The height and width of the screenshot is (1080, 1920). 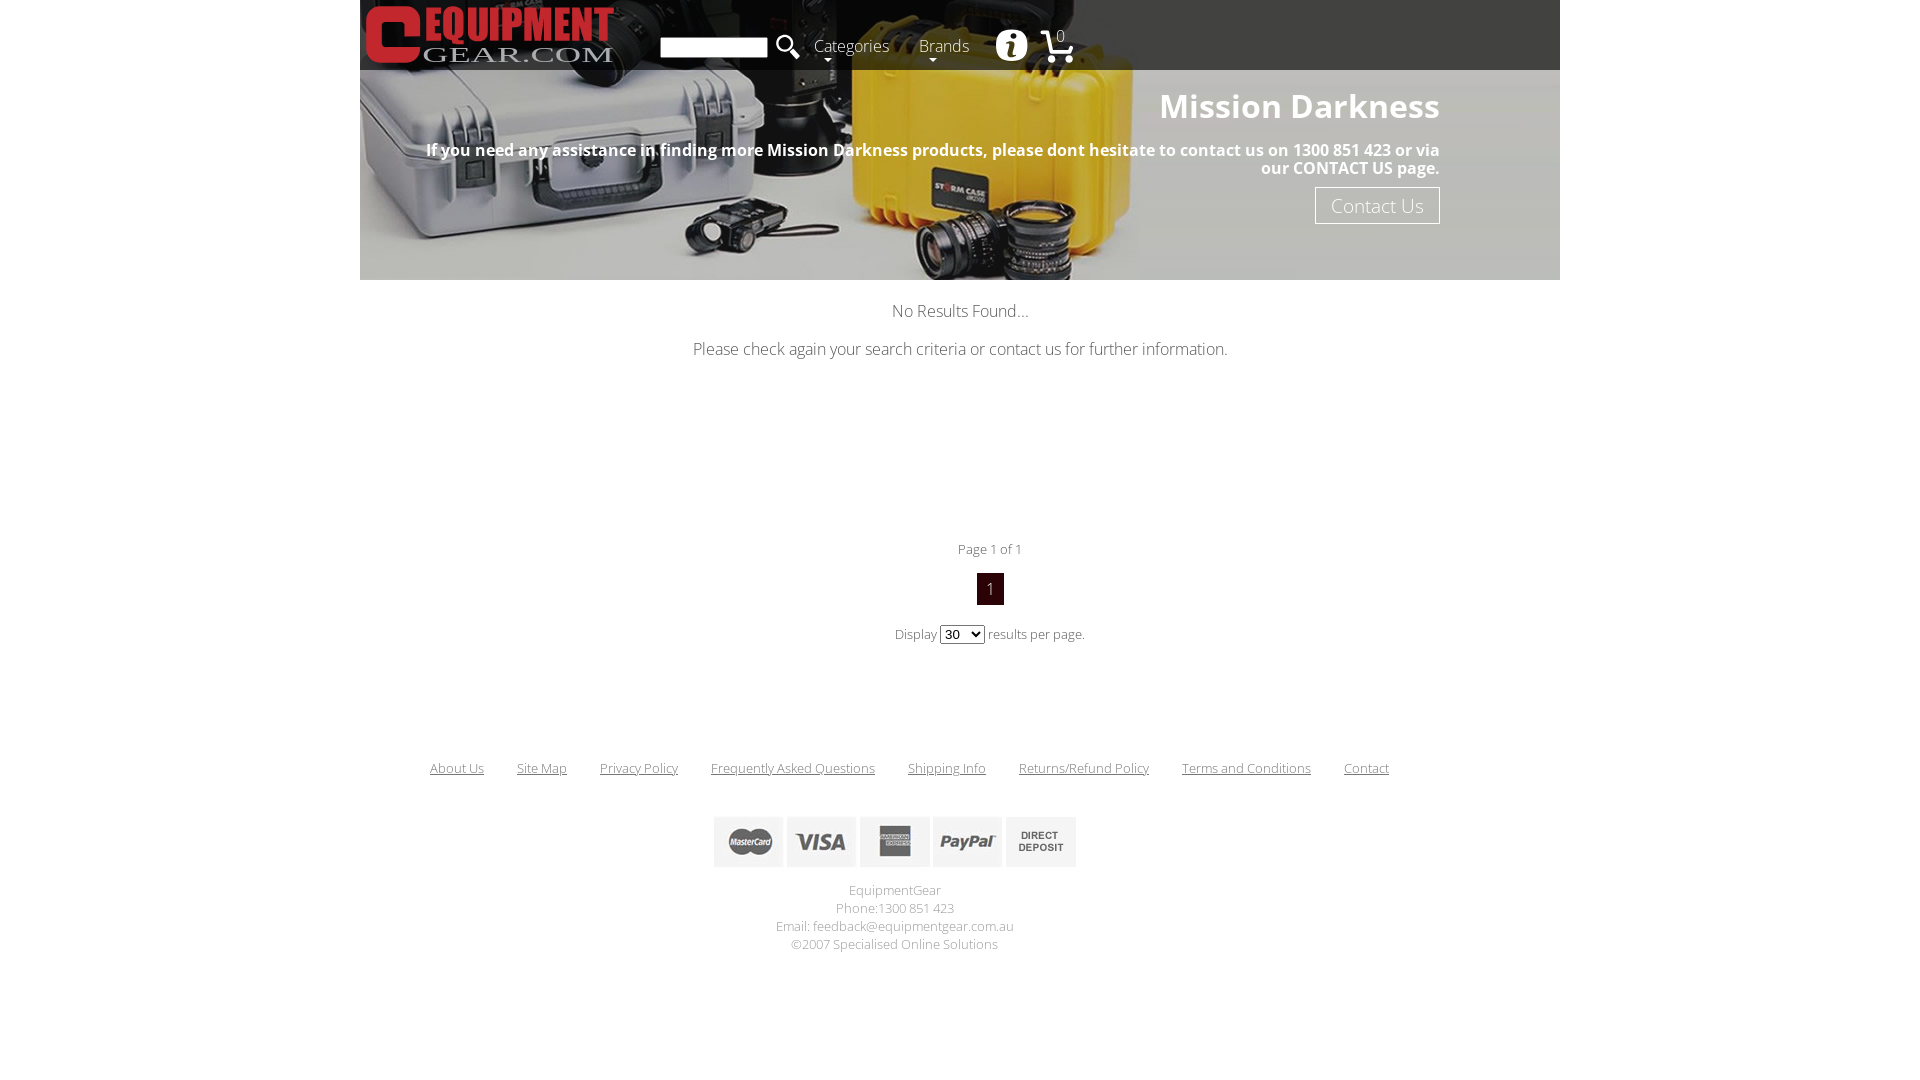 What do you see at coordinates (1365, 766) in the screenshot?
I see `'Contact'` at bounding box center [1365, 766].